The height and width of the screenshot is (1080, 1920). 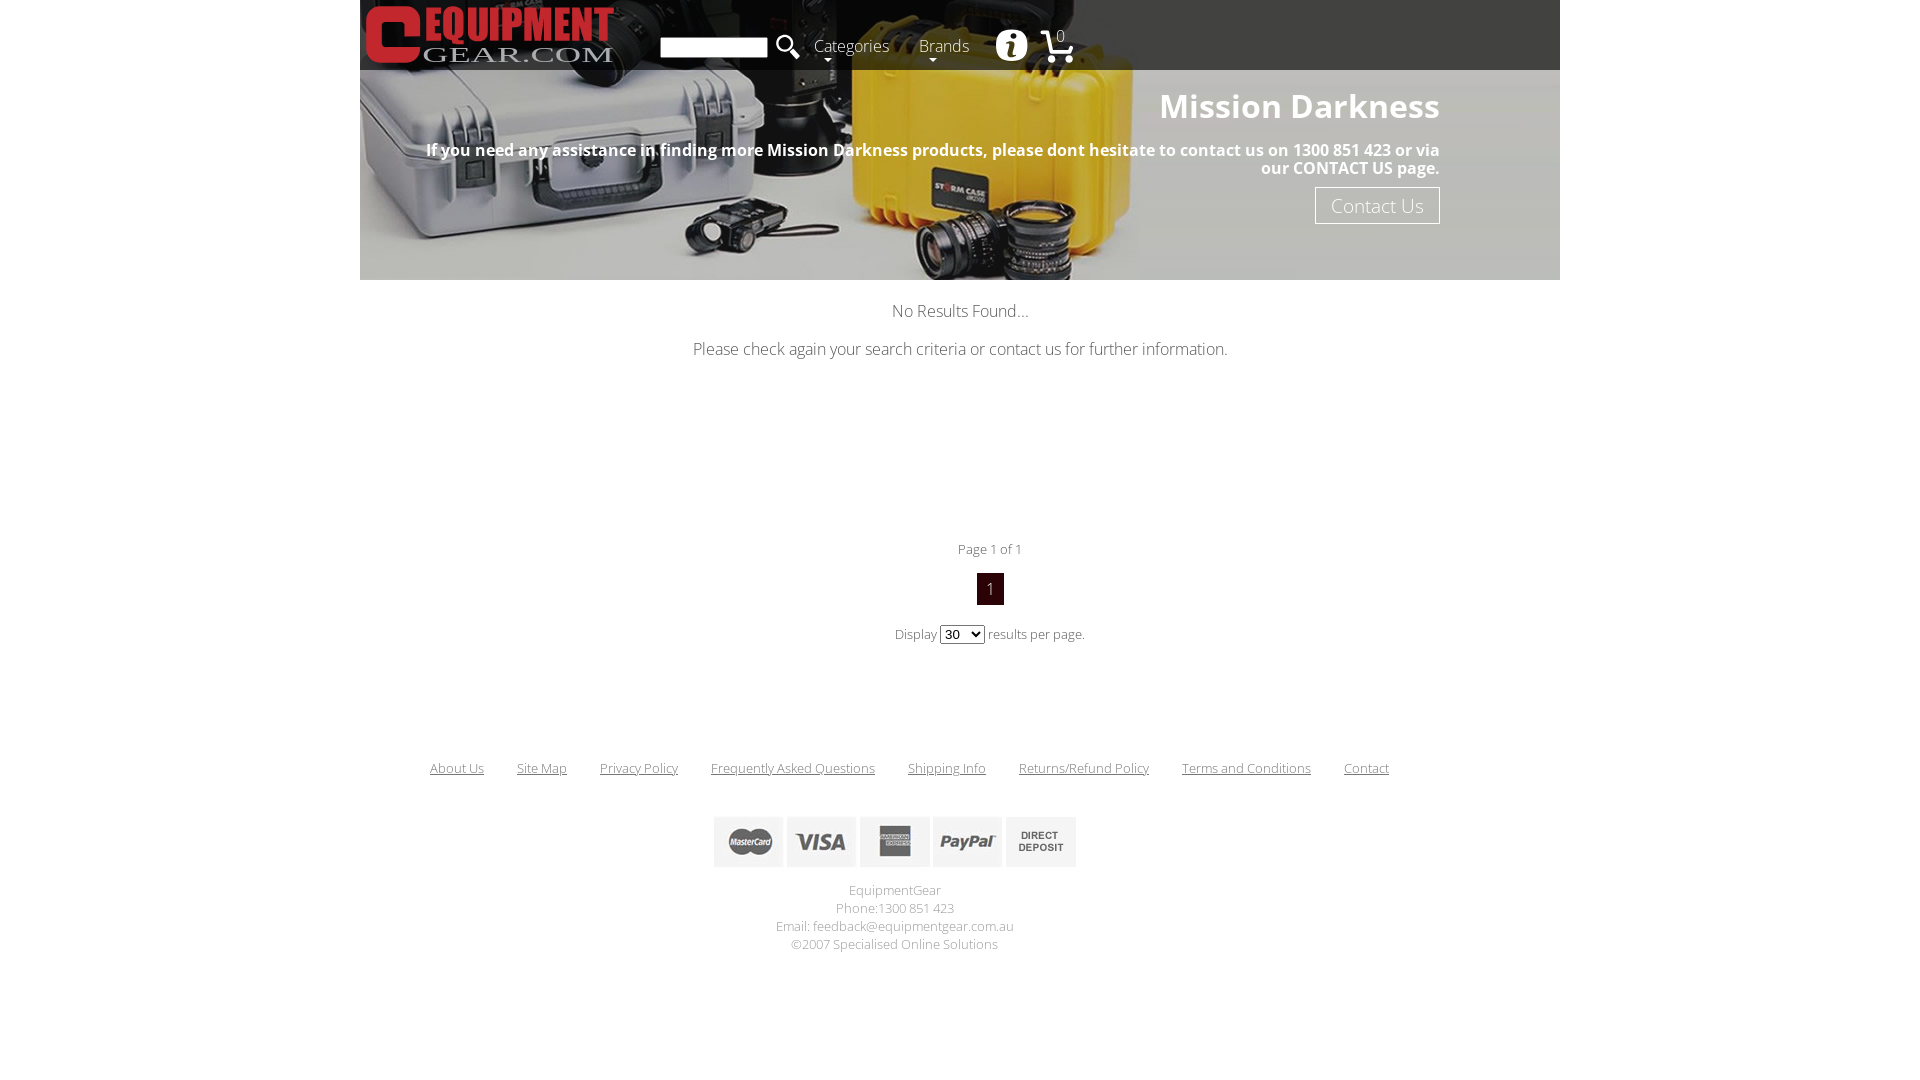 What do you see at coordinates (1365, 766) in the screenshot?
I see `'Contact'` at bounding box center [1365, 766].